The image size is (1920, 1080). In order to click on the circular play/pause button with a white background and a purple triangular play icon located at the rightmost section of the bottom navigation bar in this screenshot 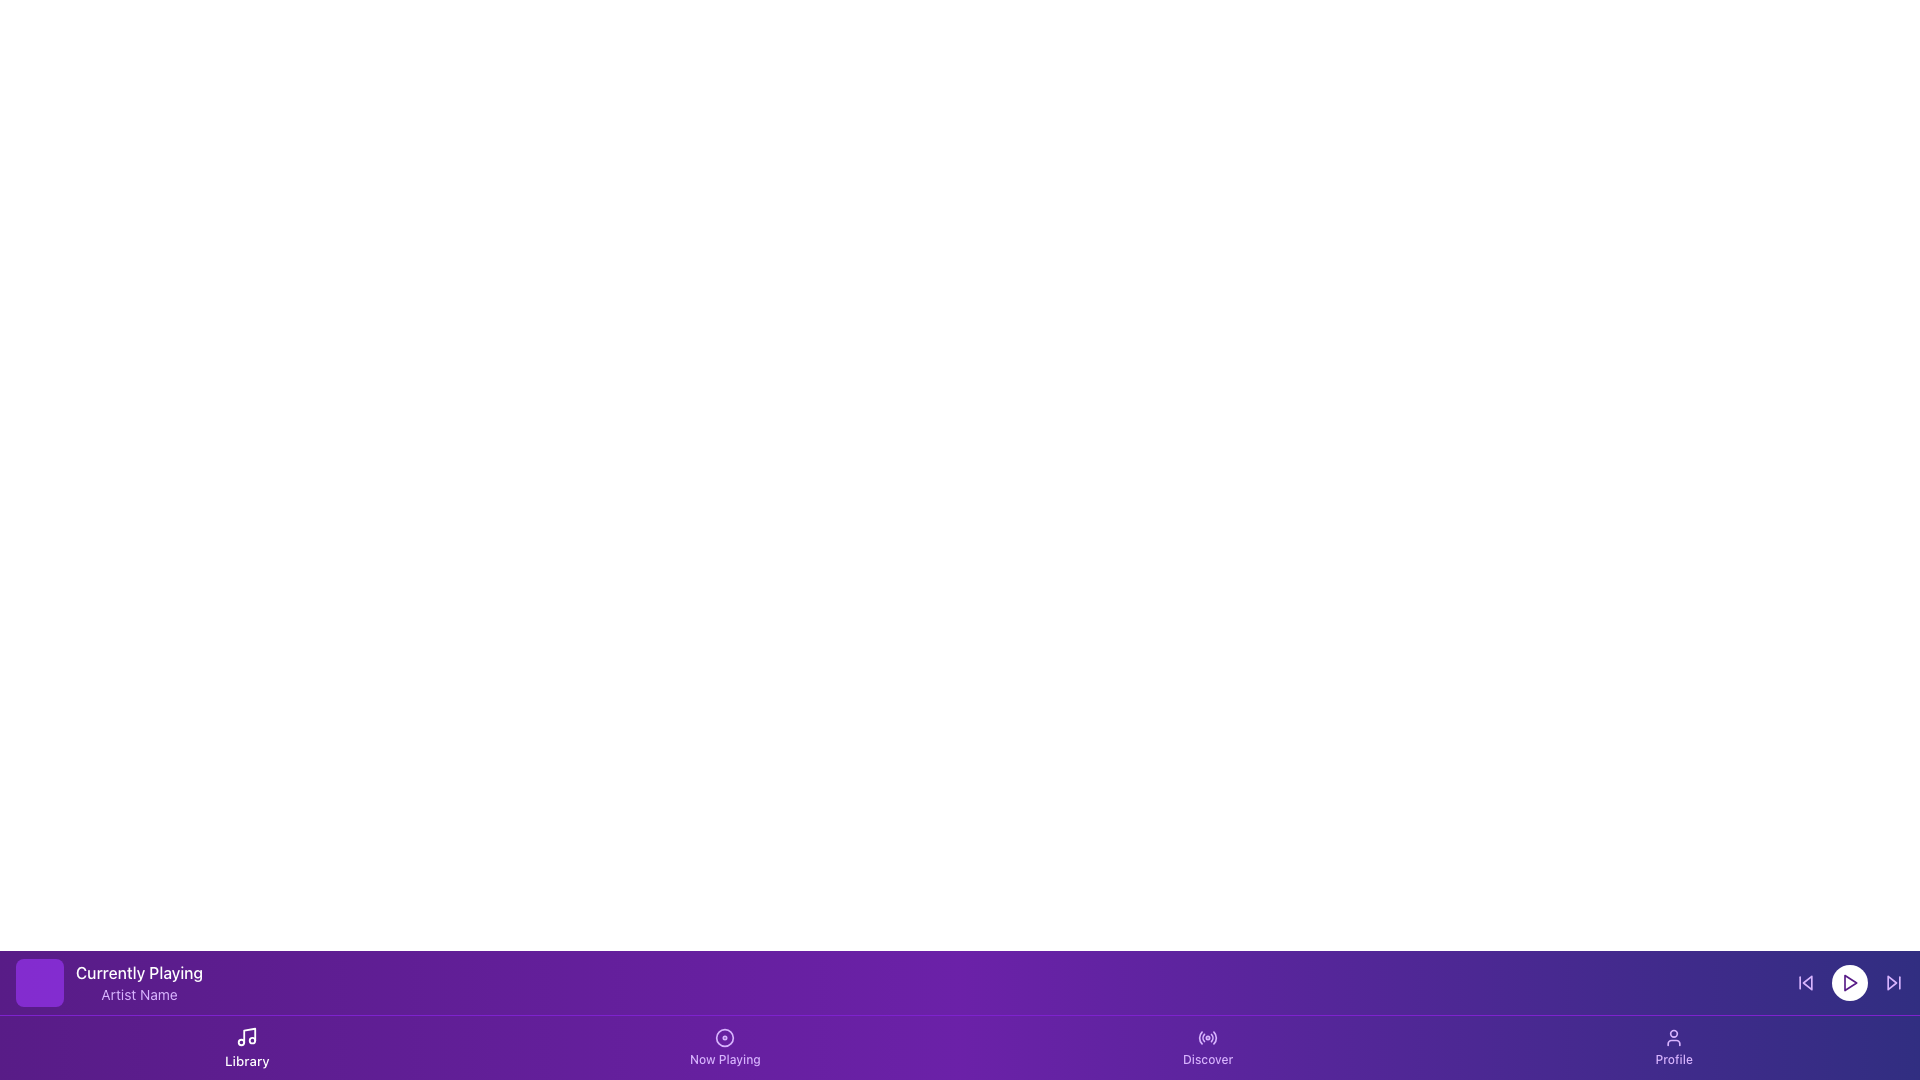, I will do `click(1848, 982)`.